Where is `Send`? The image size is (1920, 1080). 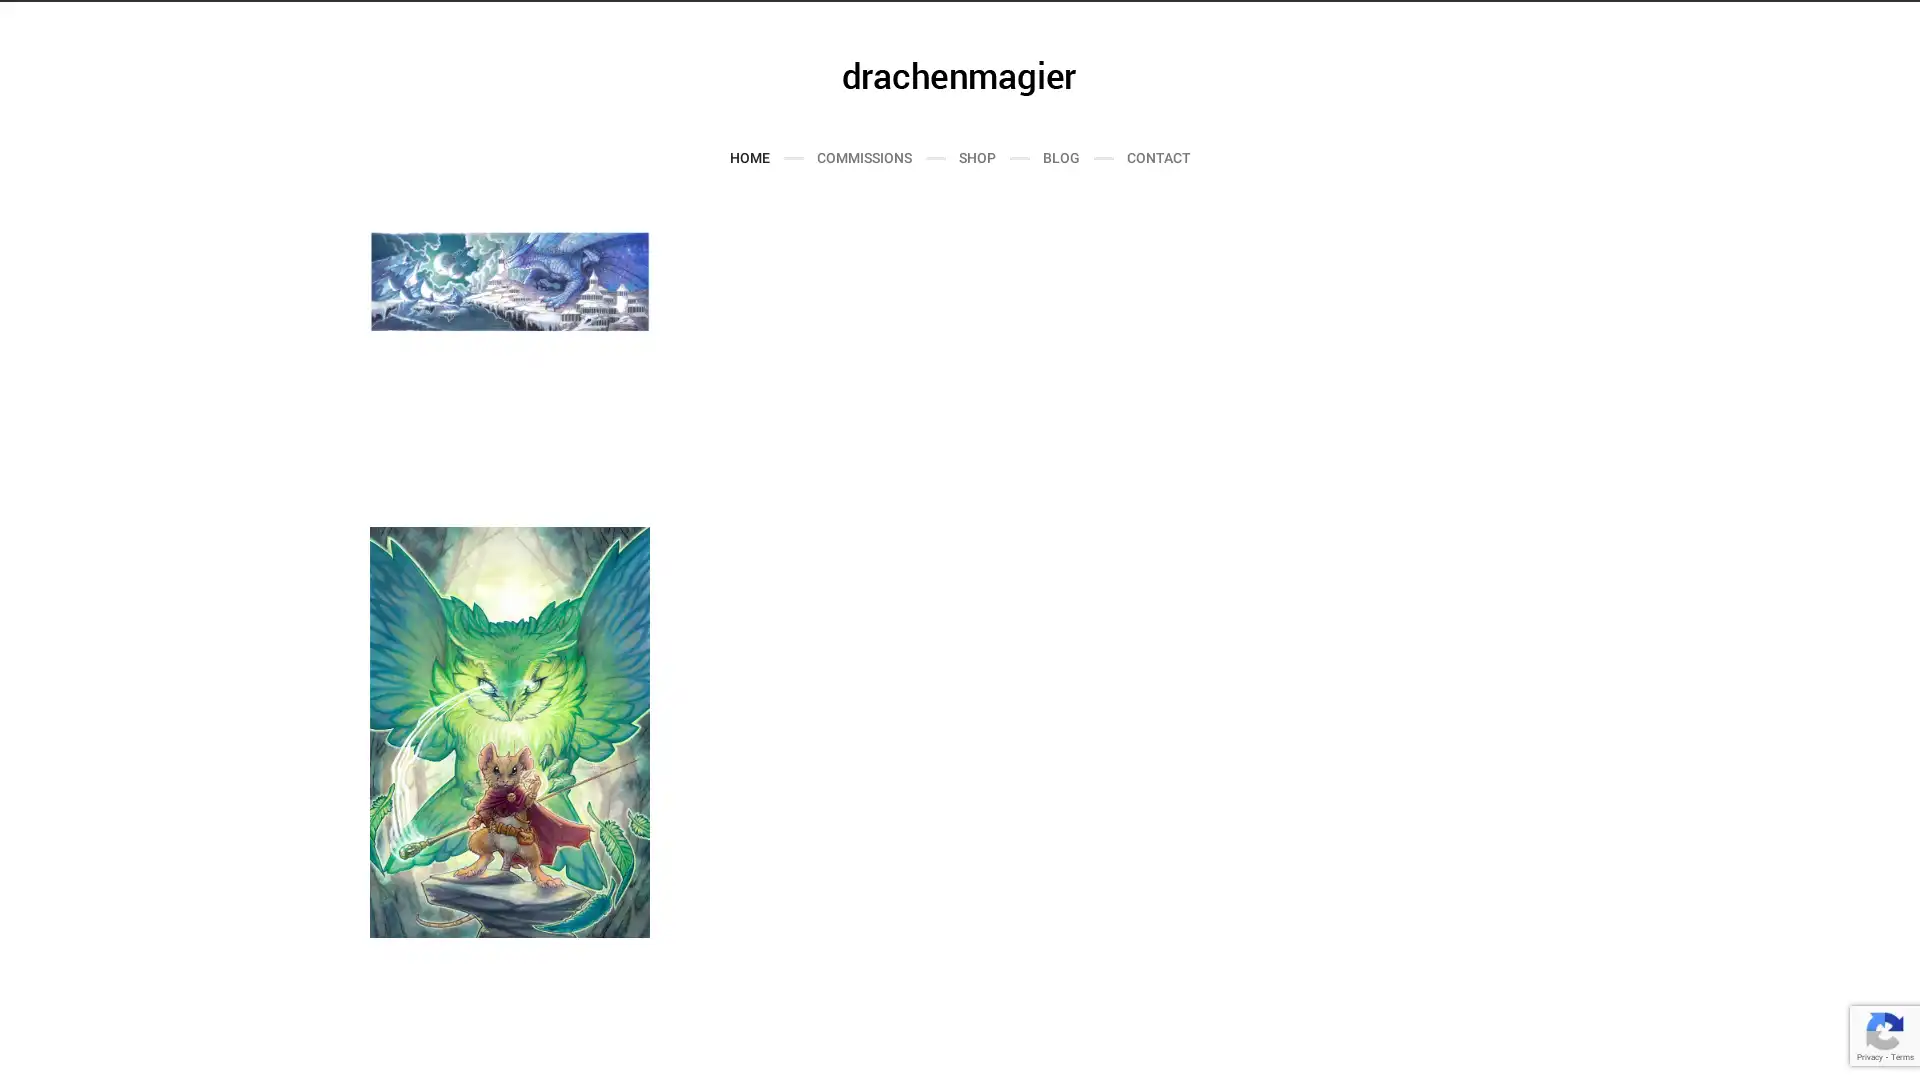
Send is located at coordinates (497, 694).